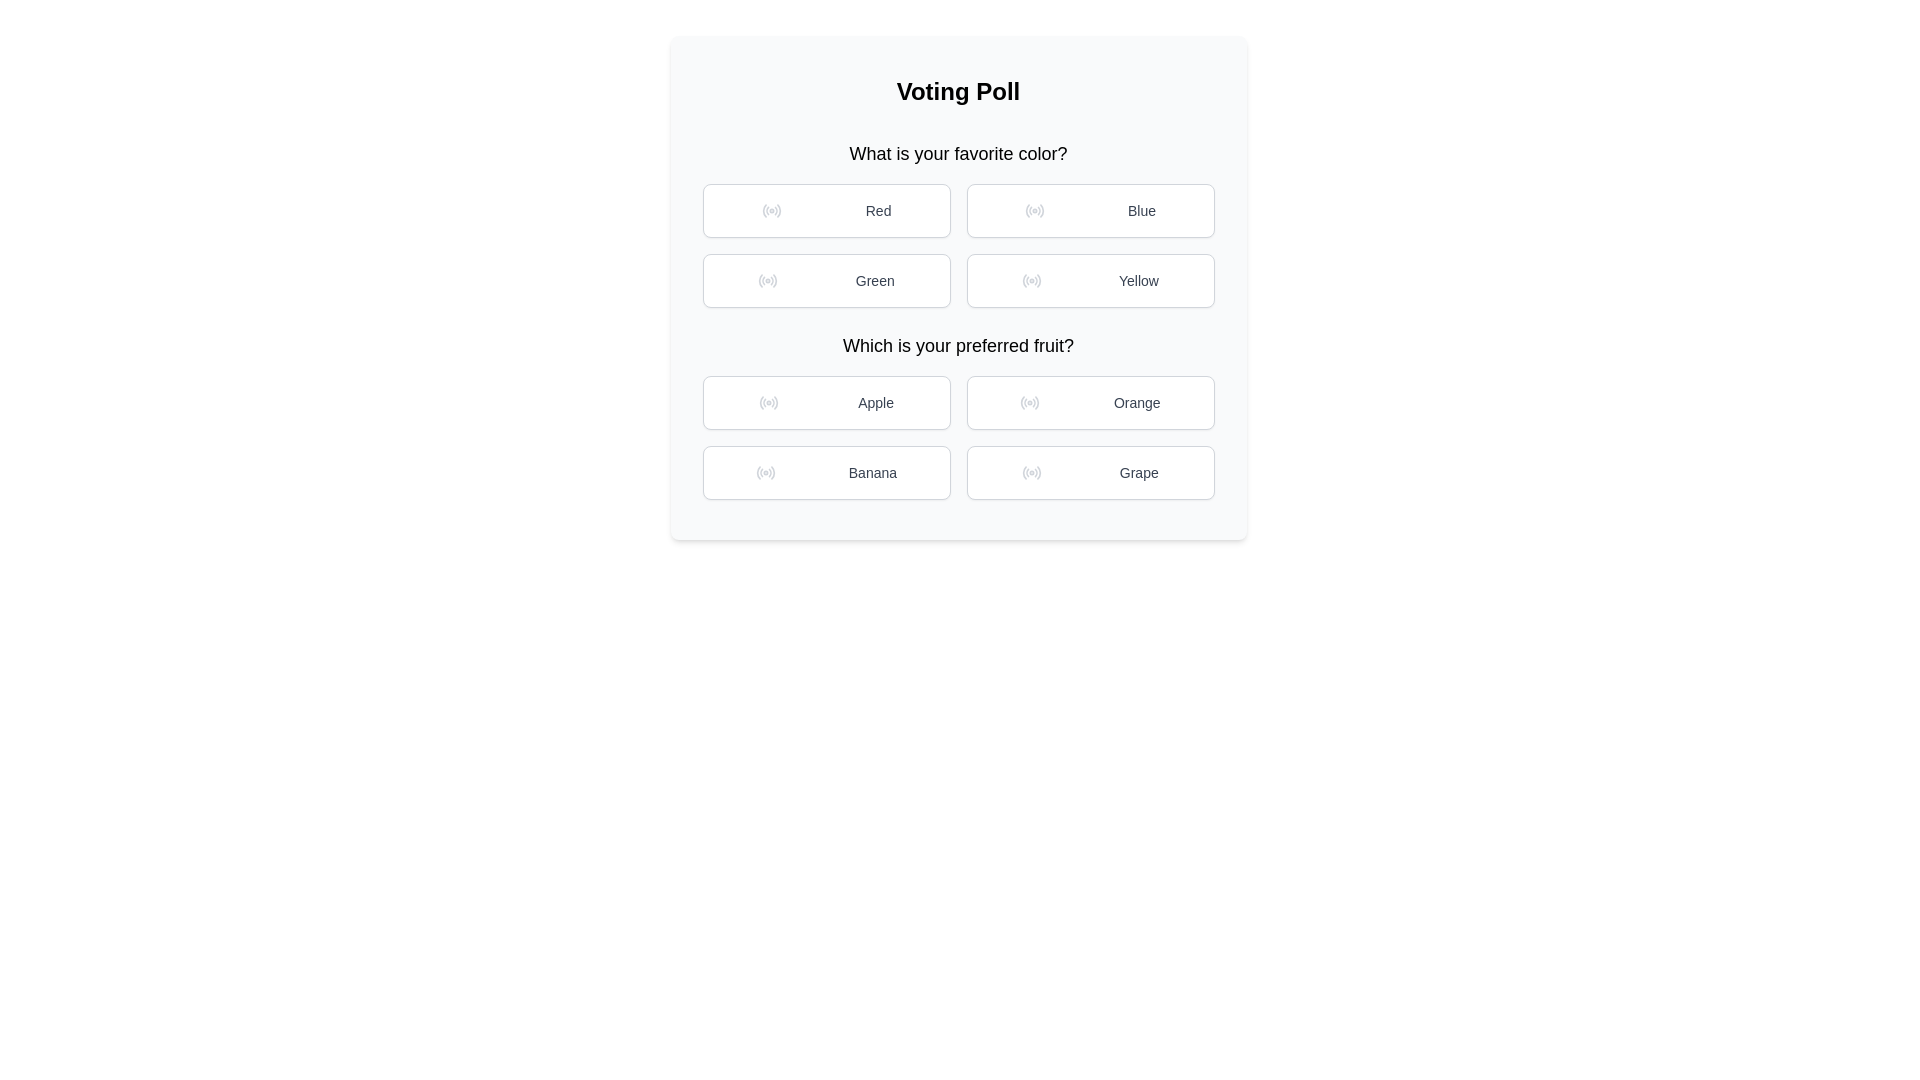 This screenshot has height=1080, width=1920. What do you see at coordinates (767, 402) in the screenshot?
I see `the 'Apple' radio button` at bounding box center [767, 402].